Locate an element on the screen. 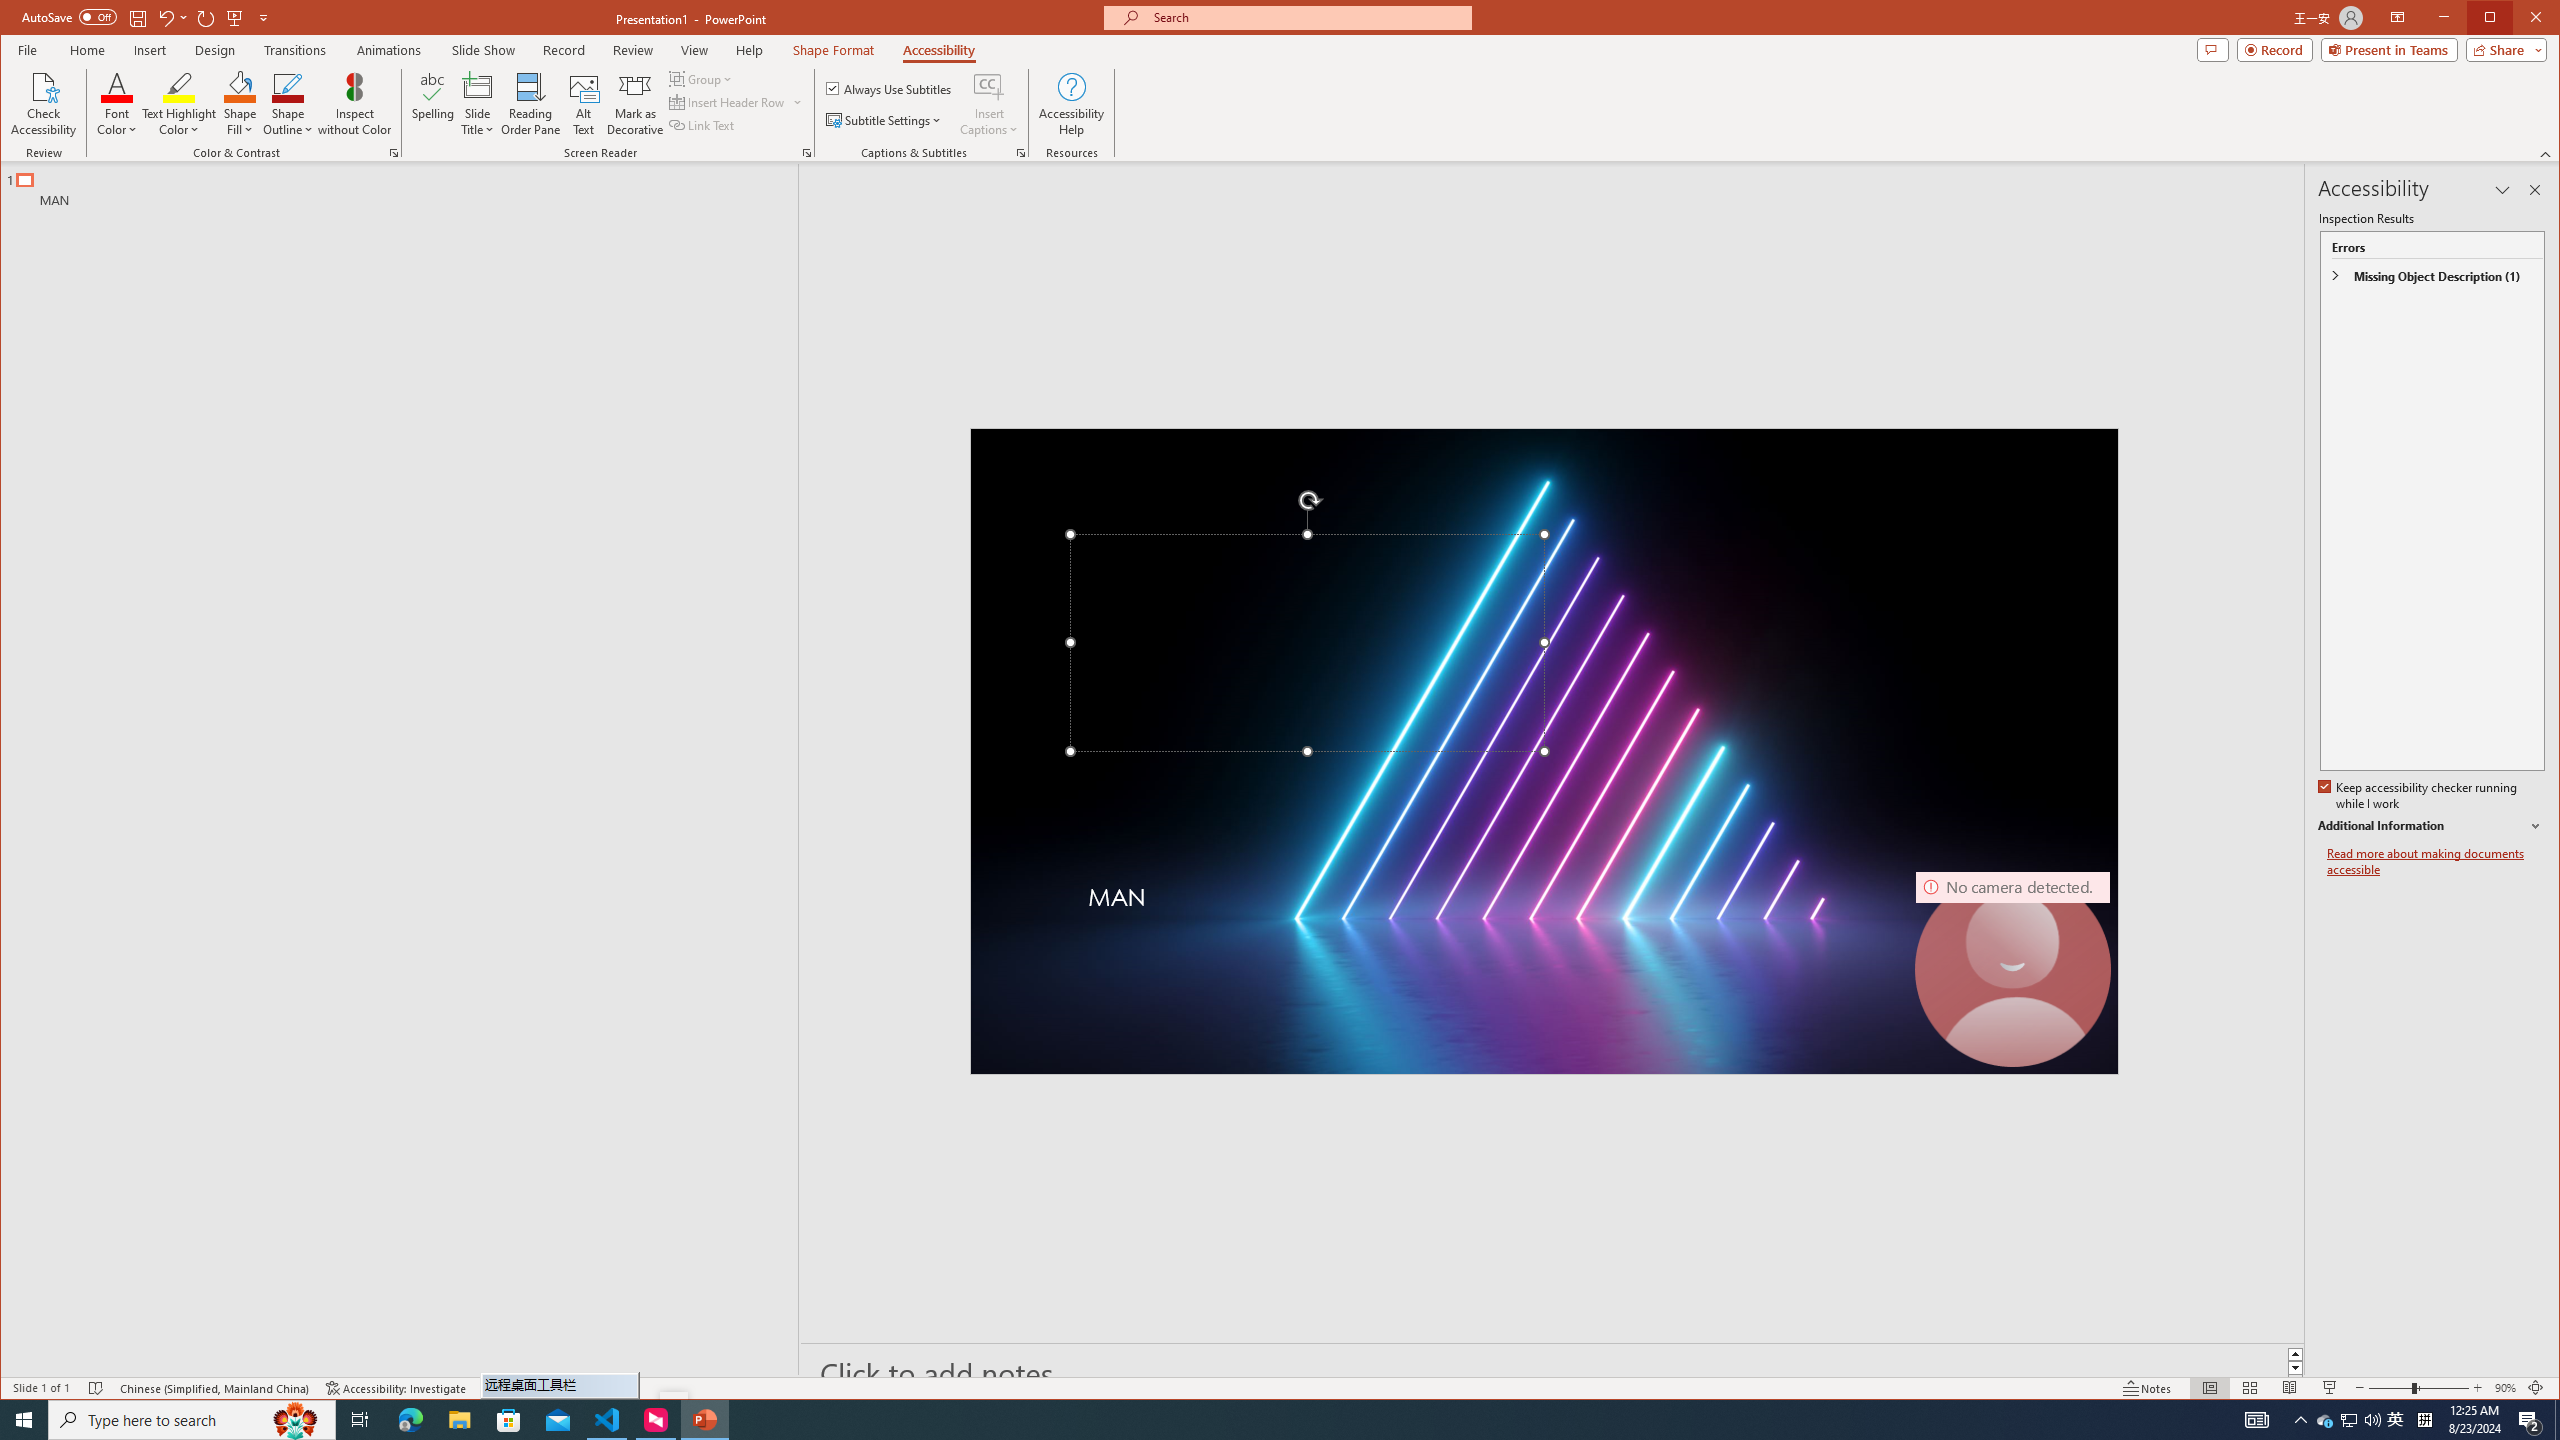  'Accessibility Help' is located at coordinates (1071, 103).